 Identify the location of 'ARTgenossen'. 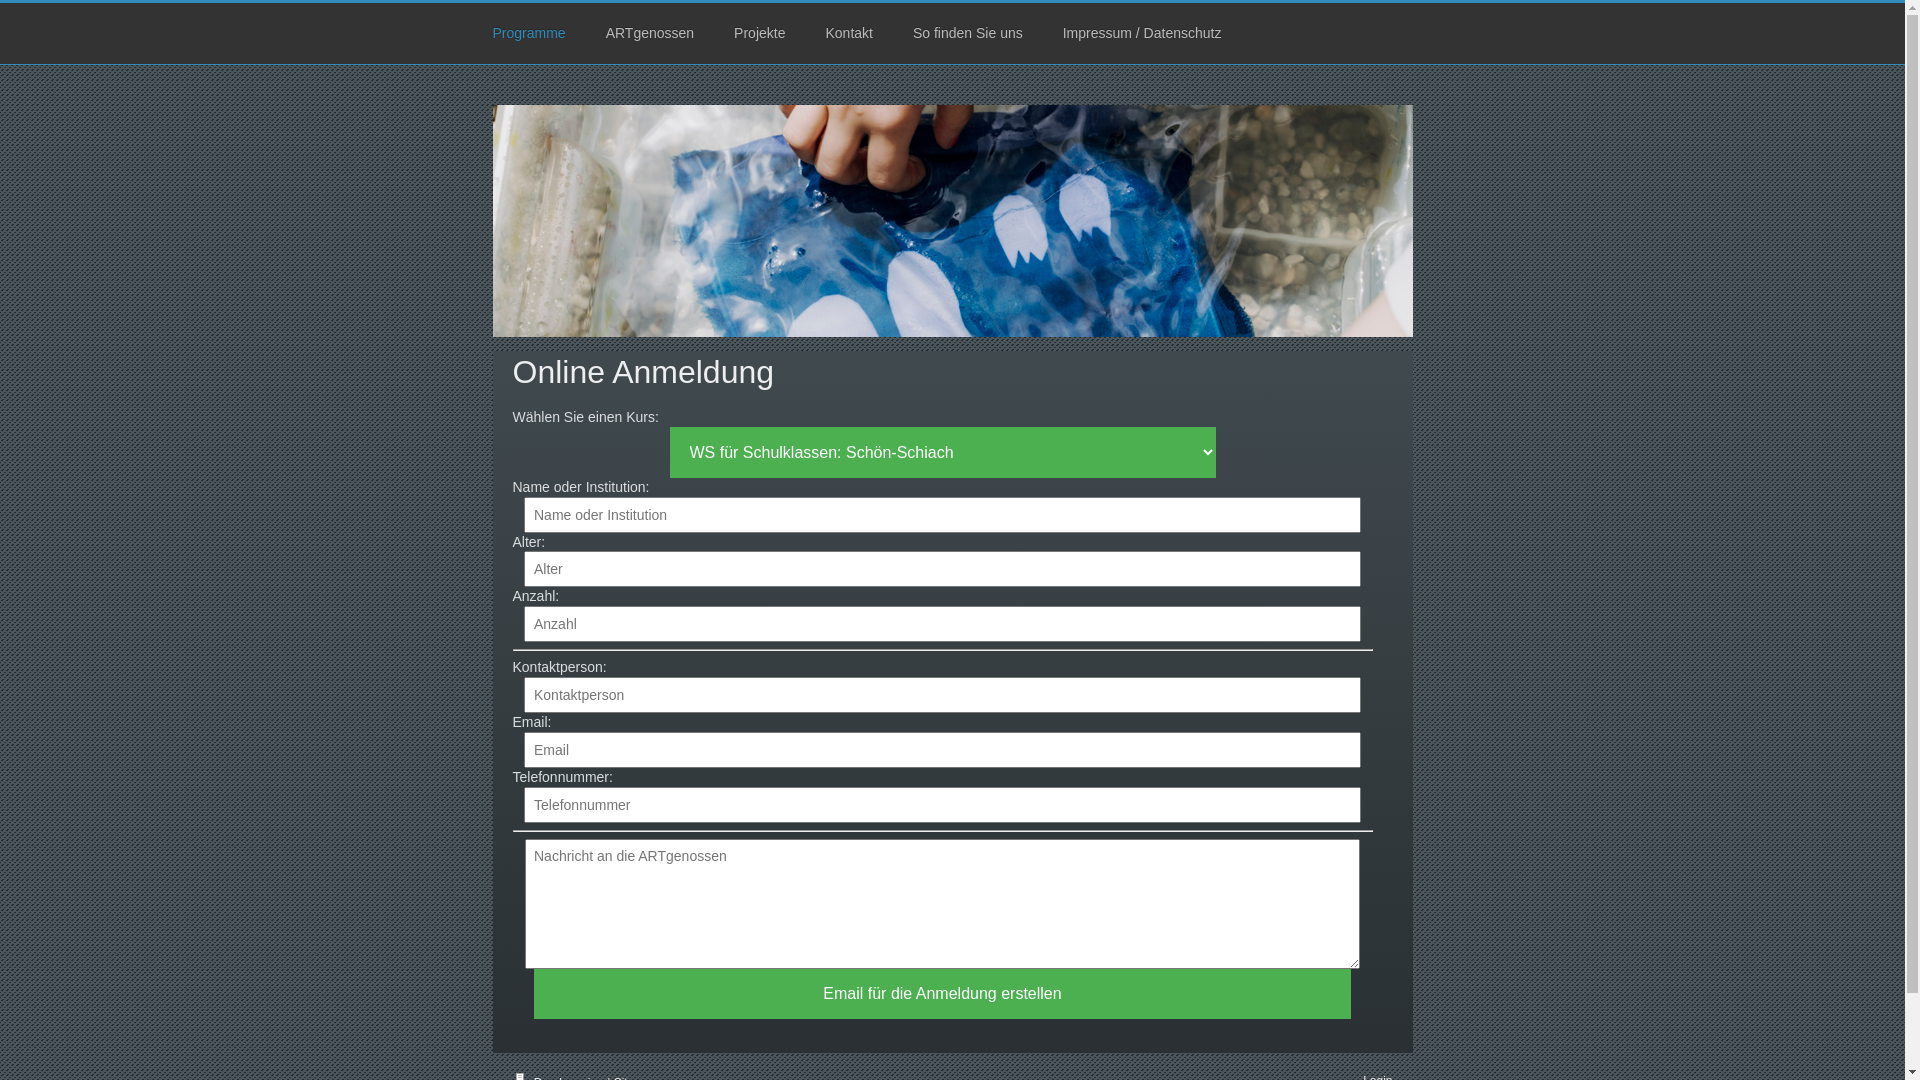
(649, 33).